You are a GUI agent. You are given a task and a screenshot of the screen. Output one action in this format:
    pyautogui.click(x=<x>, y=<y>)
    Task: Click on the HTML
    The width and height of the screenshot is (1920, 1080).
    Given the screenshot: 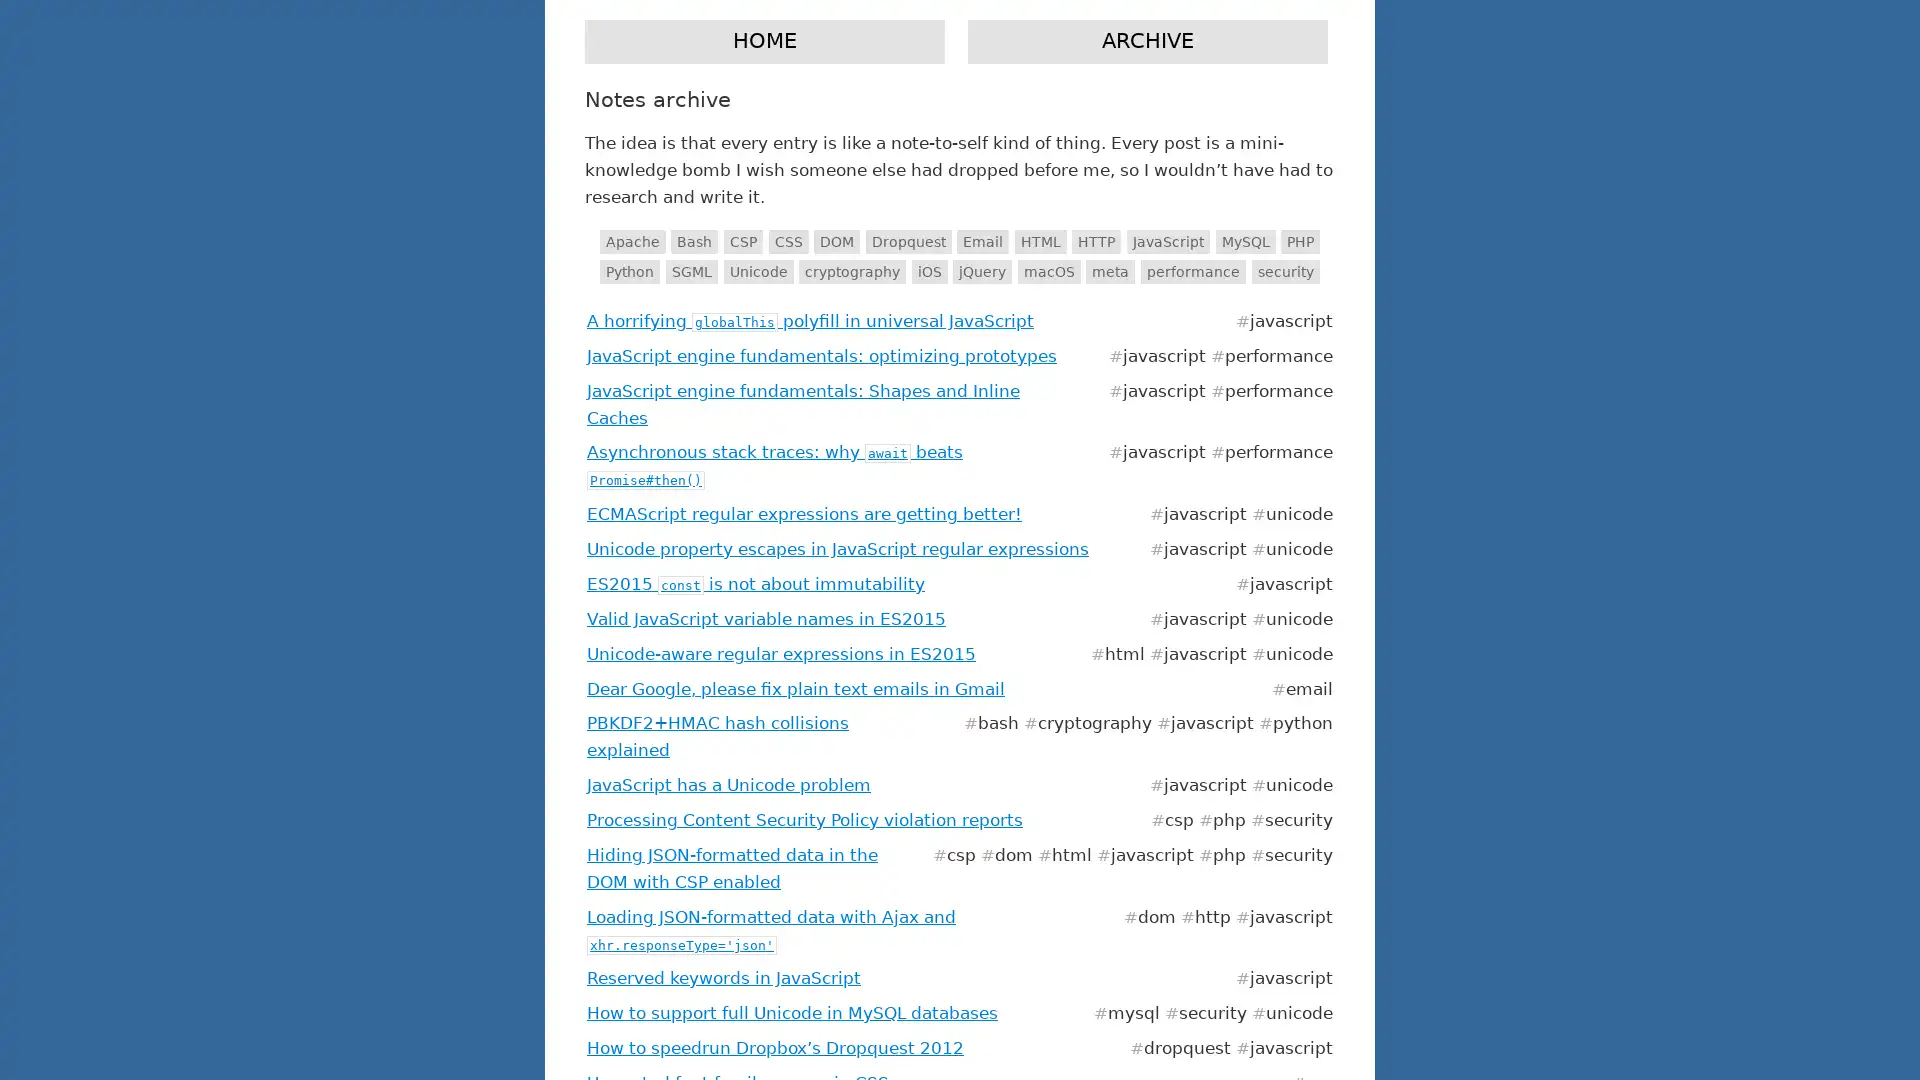 What is the action you would take?
    pyautogui.click(x=1040, y=241)
    